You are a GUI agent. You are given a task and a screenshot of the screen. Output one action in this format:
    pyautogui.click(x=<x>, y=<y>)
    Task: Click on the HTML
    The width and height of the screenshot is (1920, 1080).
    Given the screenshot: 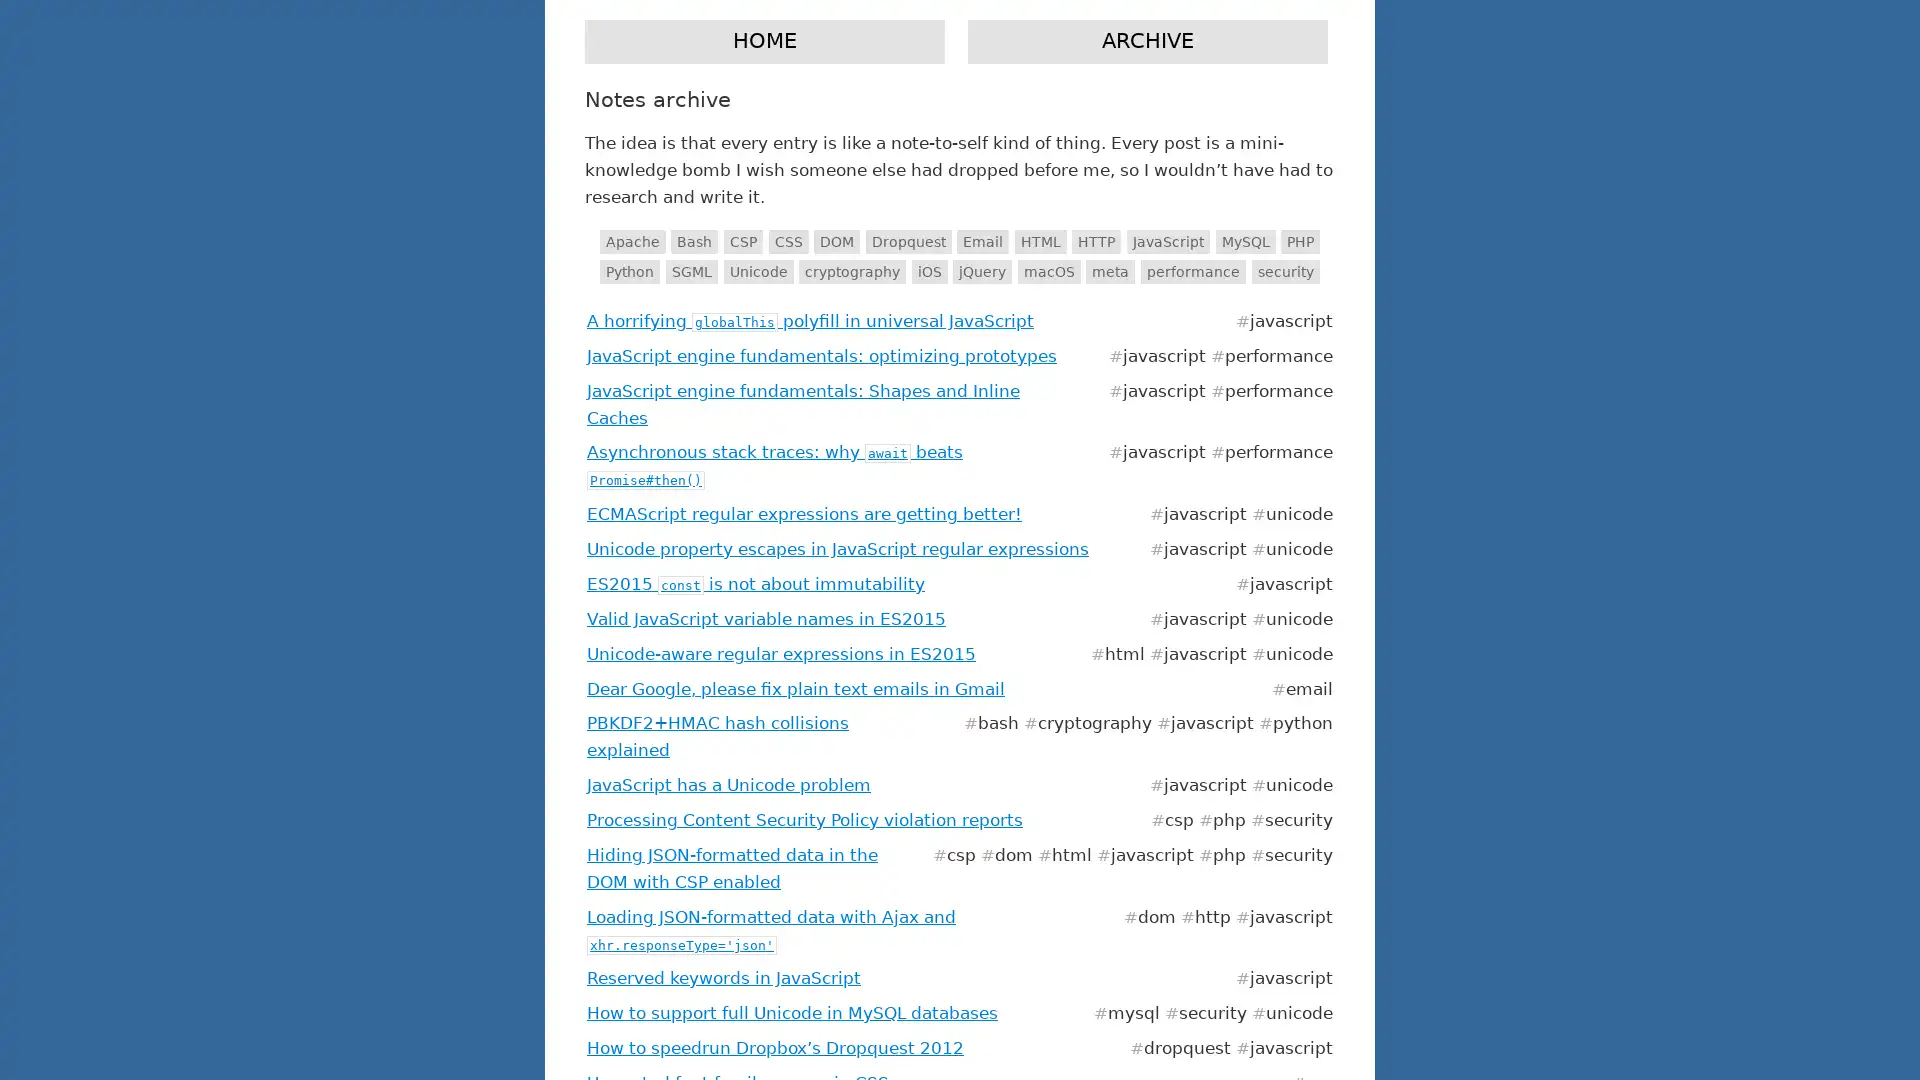 What is the action you would take?
    pyautogui.click(x=1040, y=241)
    